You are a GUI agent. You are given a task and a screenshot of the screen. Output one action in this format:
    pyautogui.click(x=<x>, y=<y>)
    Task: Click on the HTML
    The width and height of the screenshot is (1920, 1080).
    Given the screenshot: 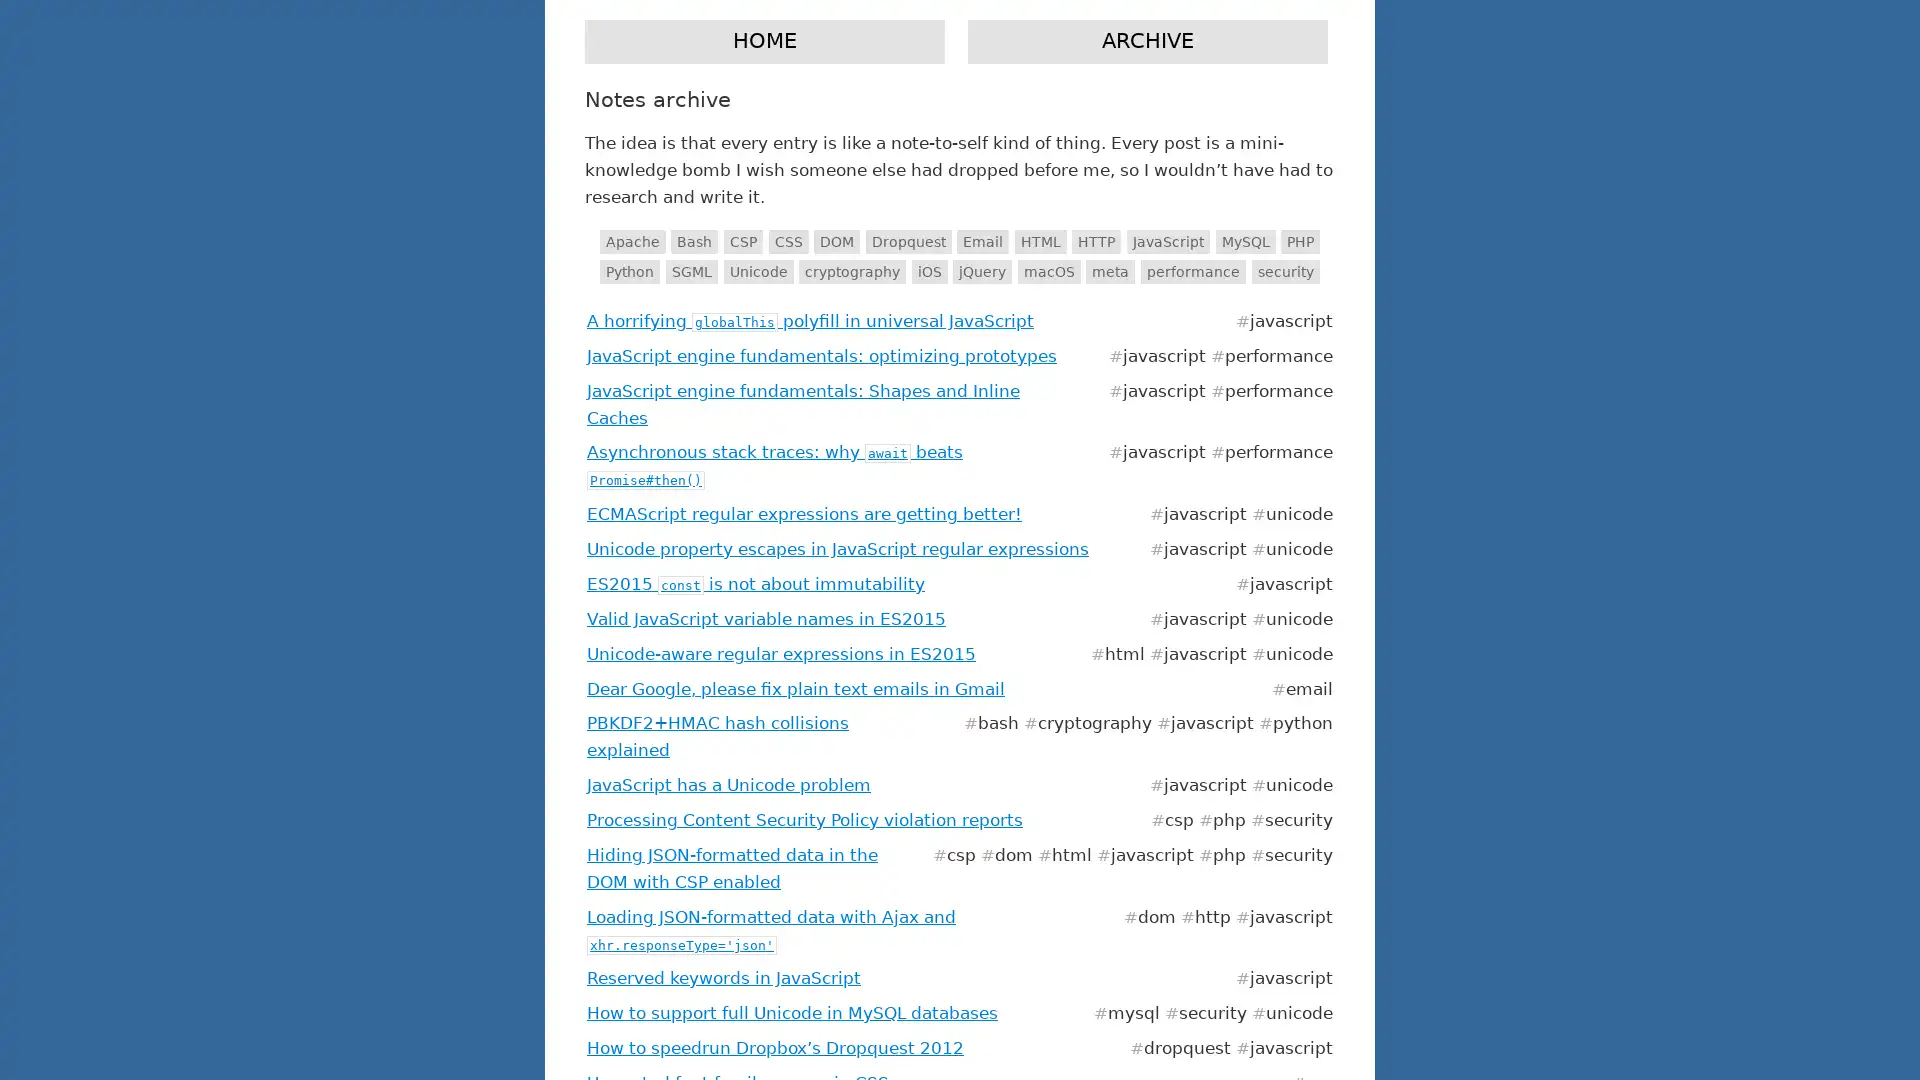 What is the action you would take?
    pyautogui.click(x=1040, y=241)
    